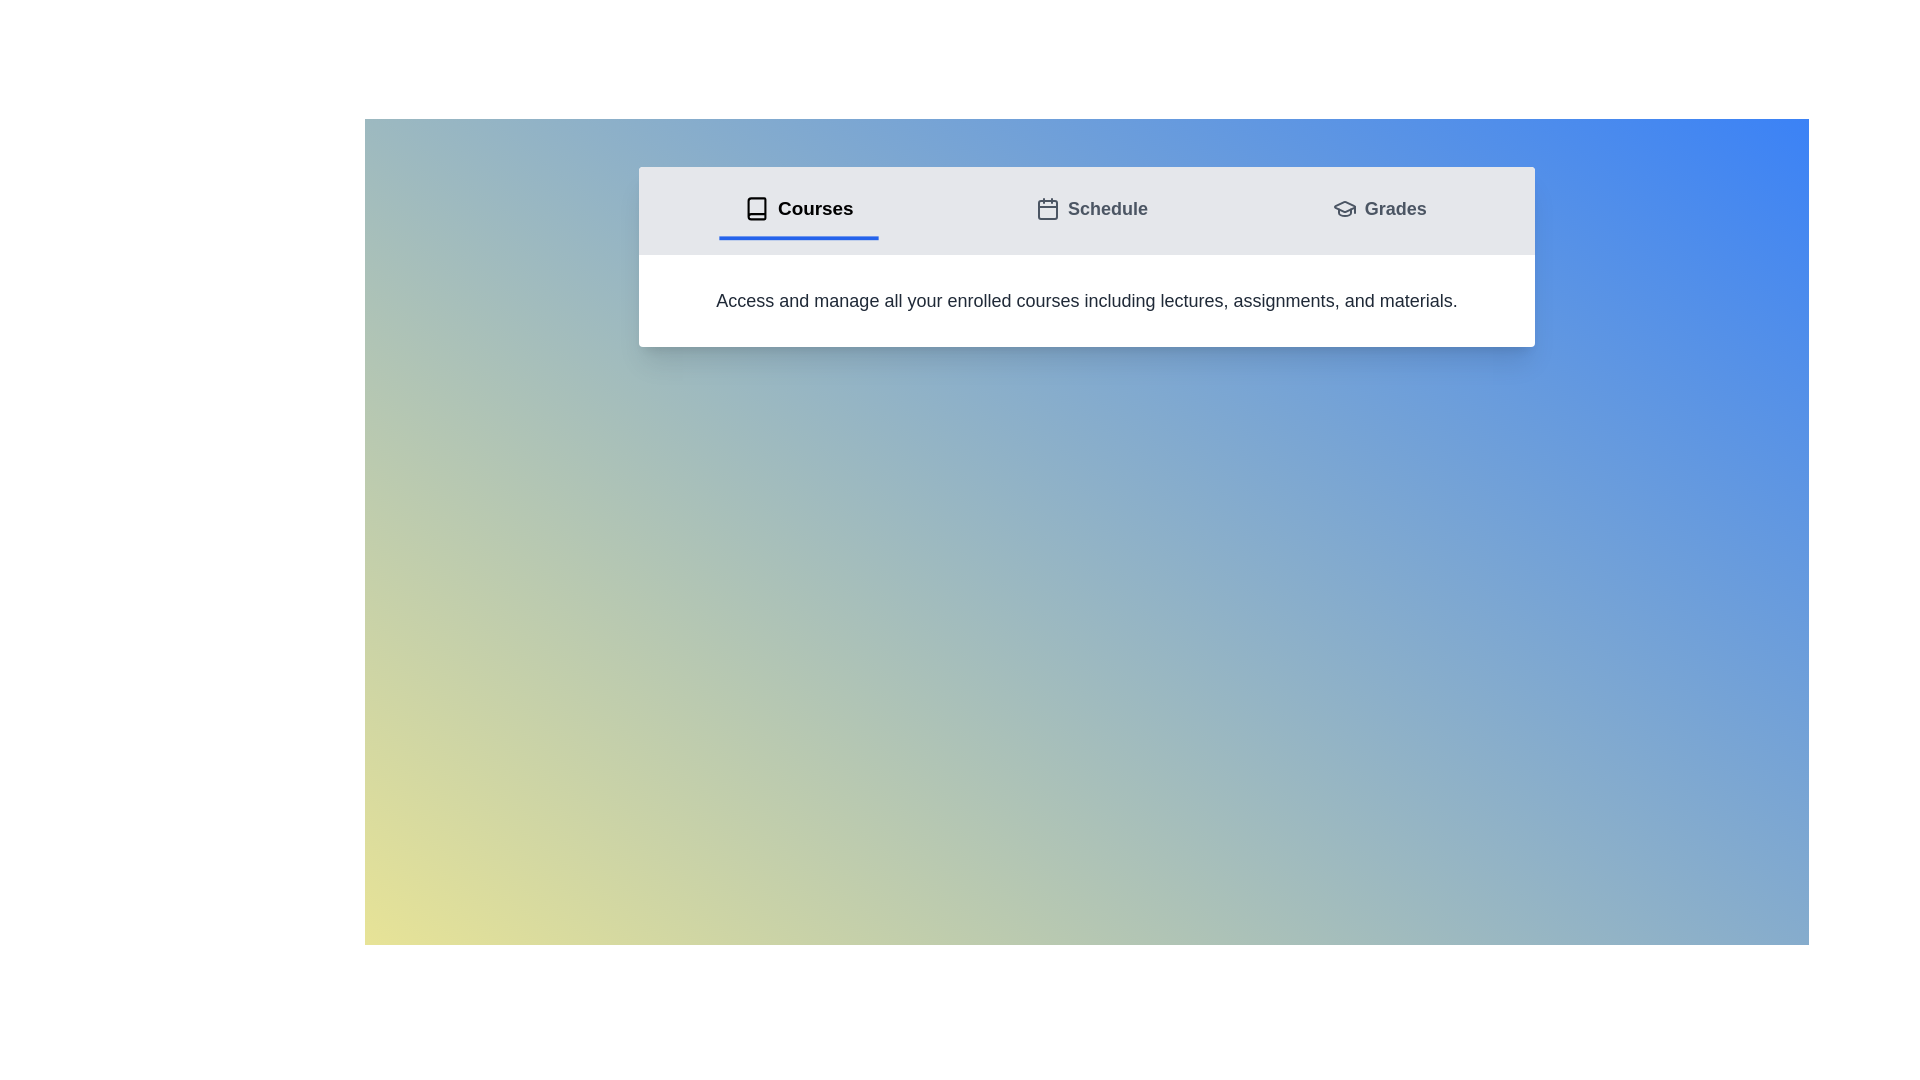  What do you see at coordinates (1377, 211) in the screenshot?
I see `the tab labeled Grades to display its content` at bounding box center [1377, 211].